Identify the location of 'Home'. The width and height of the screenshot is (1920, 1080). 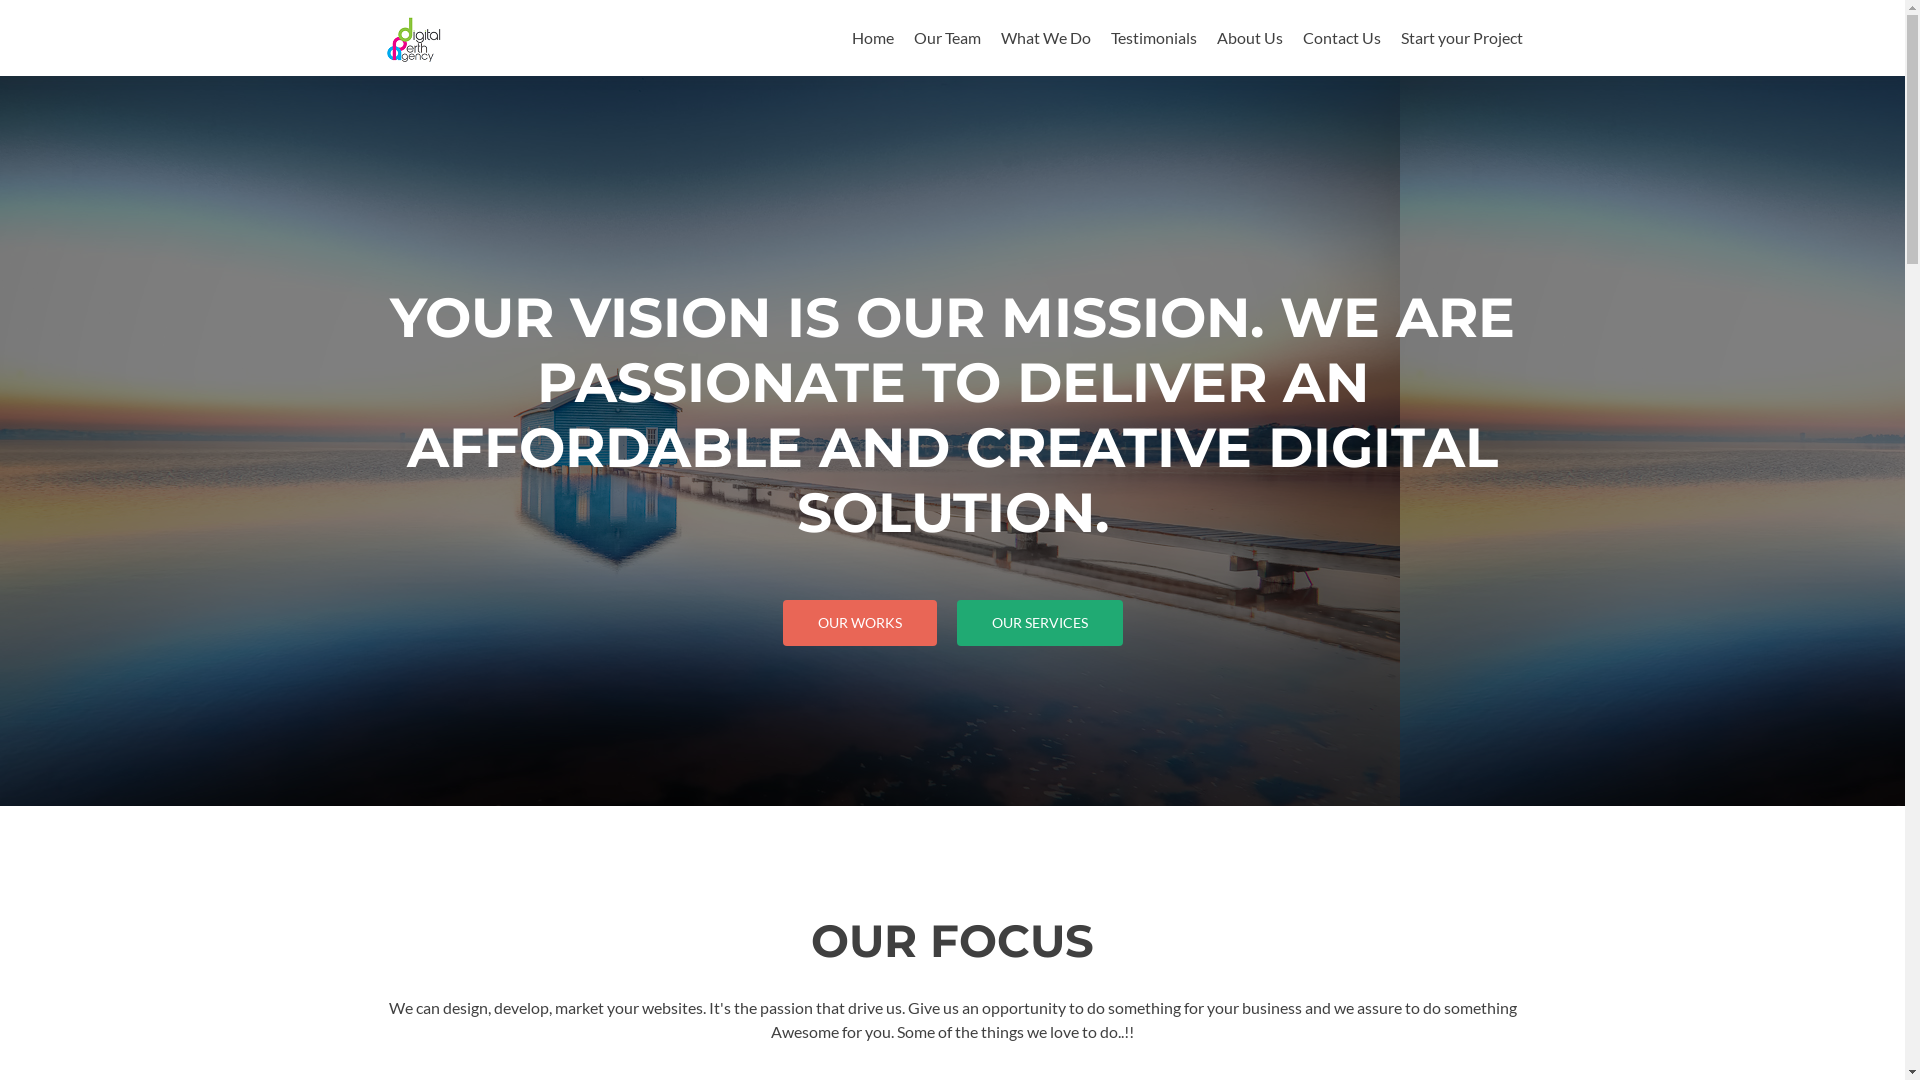
(873, 37).